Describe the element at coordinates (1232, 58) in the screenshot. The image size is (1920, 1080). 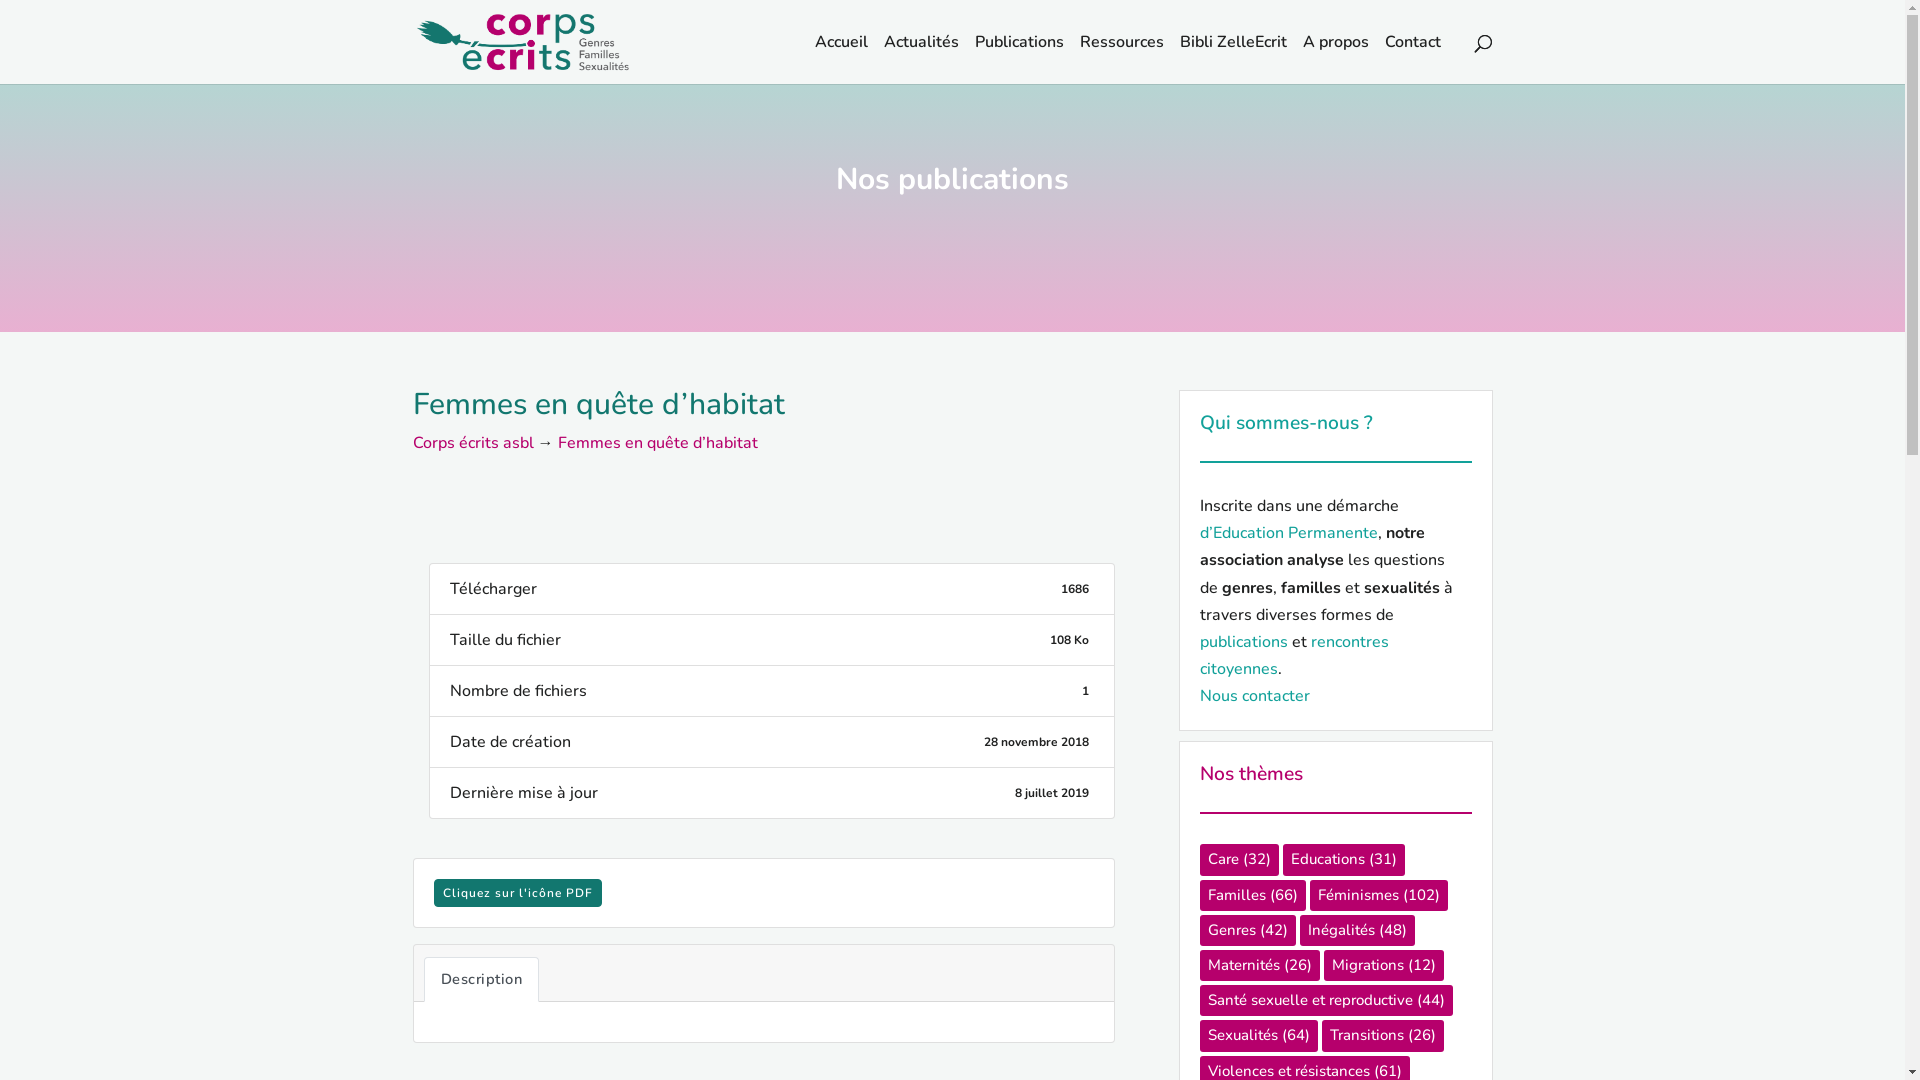
I see `'Bibli ZelleEcrit'` at that location.